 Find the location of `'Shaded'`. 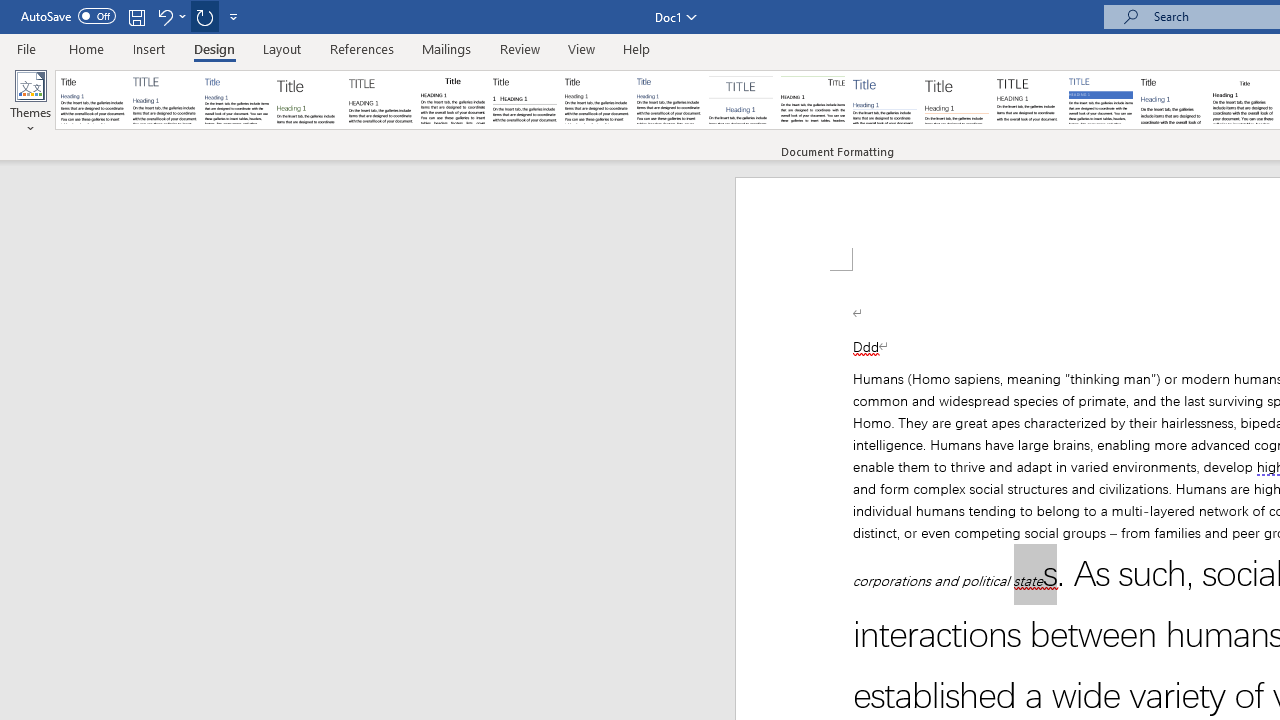

'Shaded' is located at coordinates (1099, 100).